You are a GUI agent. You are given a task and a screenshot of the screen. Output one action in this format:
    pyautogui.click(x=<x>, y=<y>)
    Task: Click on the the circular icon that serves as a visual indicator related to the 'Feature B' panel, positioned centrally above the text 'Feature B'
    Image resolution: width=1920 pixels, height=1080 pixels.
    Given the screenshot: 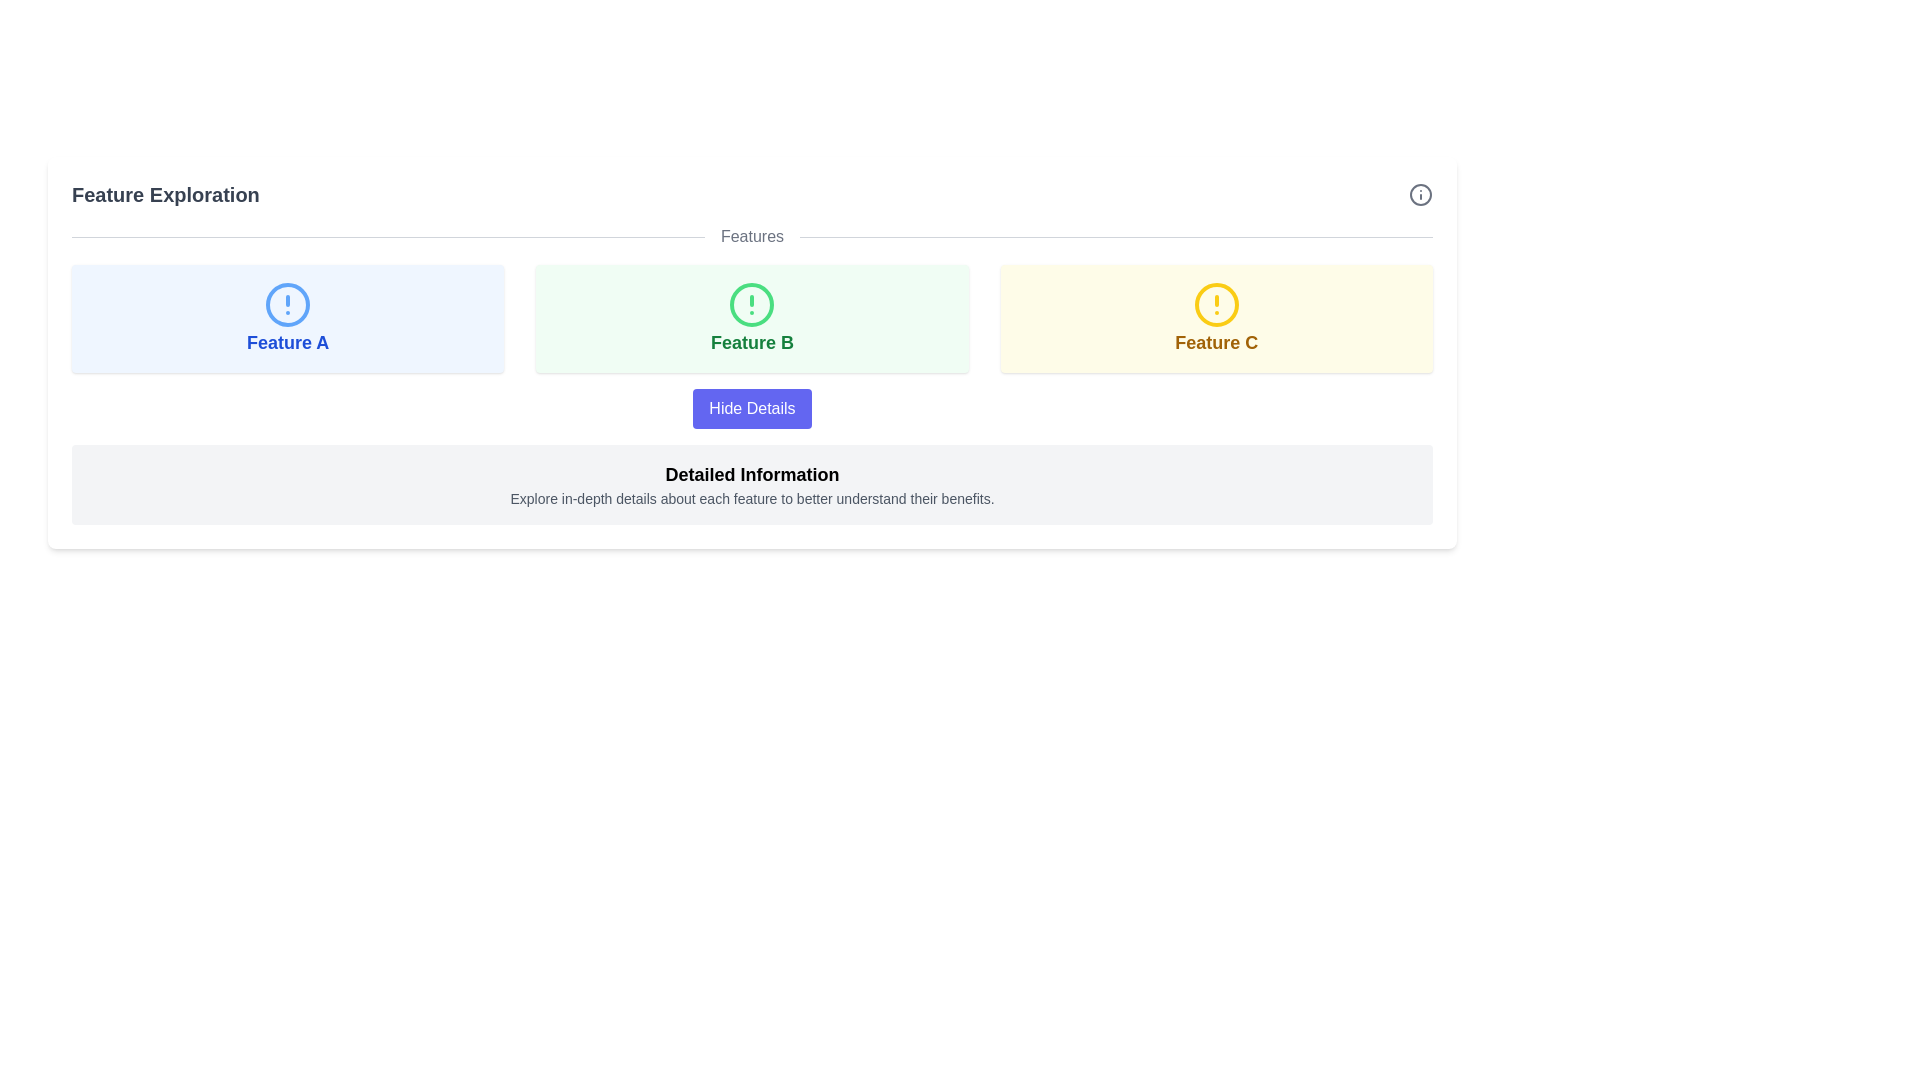 What is the action you would take?
    pyautogui.click(x=751, y=304)
    